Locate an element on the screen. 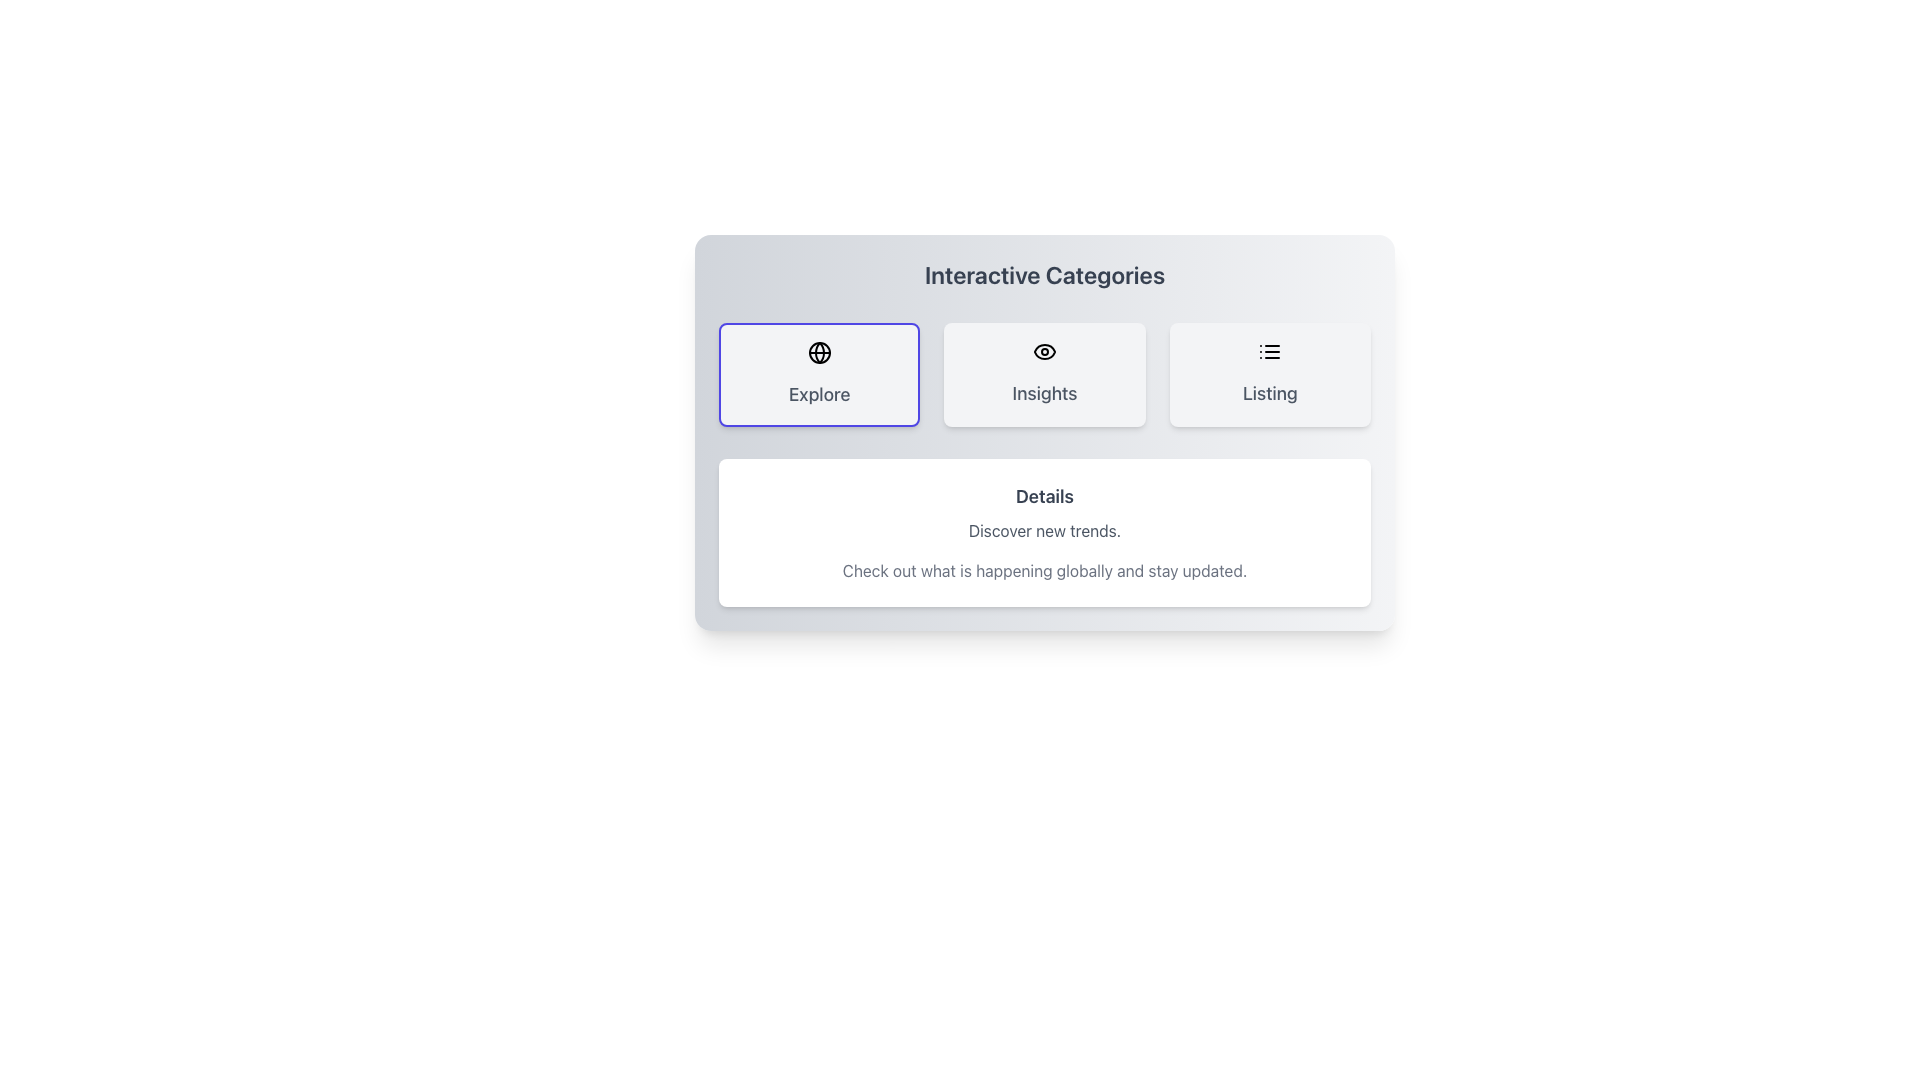 This screenshot has width=1920, height=1080. the static text element that serves as a brief introduction, located between the header 'Details' and the descriptive text below it is located at coordinates (1044, 530).